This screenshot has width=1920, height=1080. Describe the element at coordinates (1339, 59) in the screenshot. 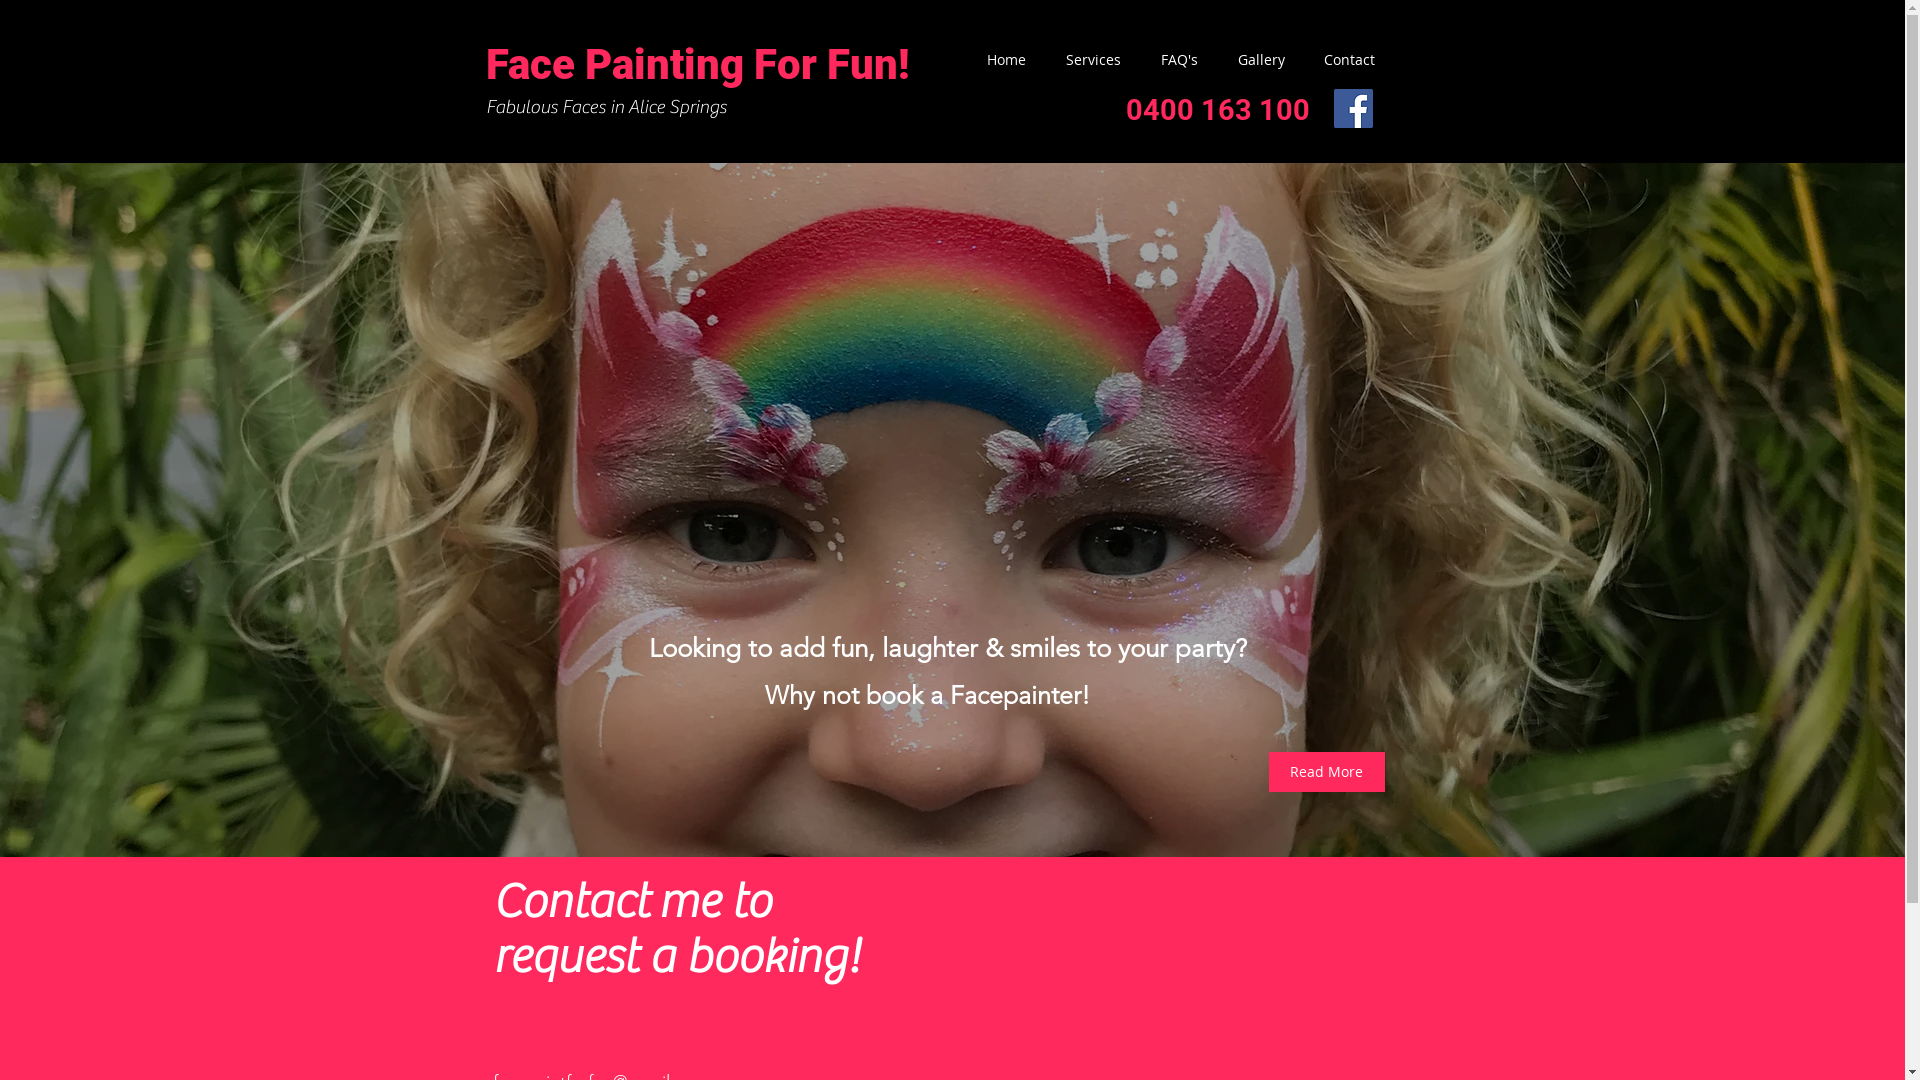

I see `'Contact'` at that location.